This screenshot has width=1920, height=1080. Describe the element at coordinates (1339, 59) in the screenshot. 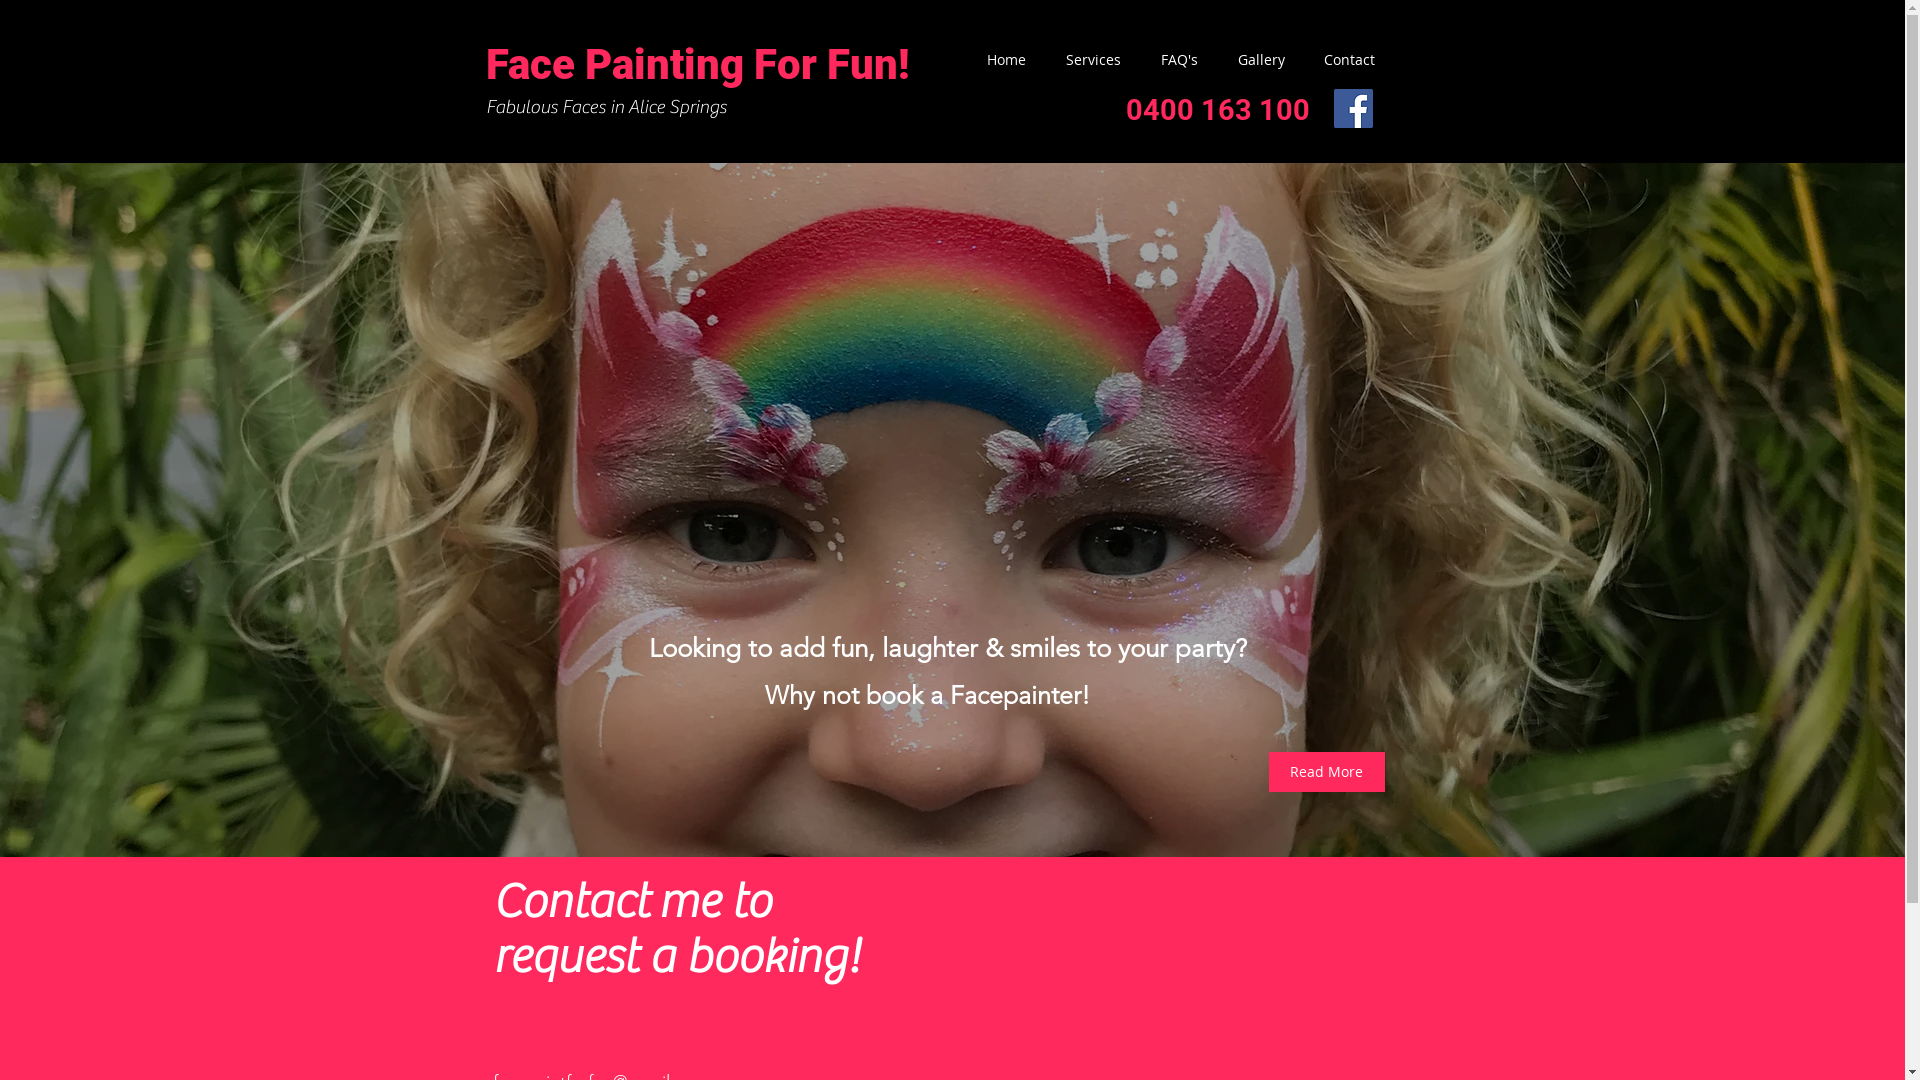

I see `'Contact'` at that location.